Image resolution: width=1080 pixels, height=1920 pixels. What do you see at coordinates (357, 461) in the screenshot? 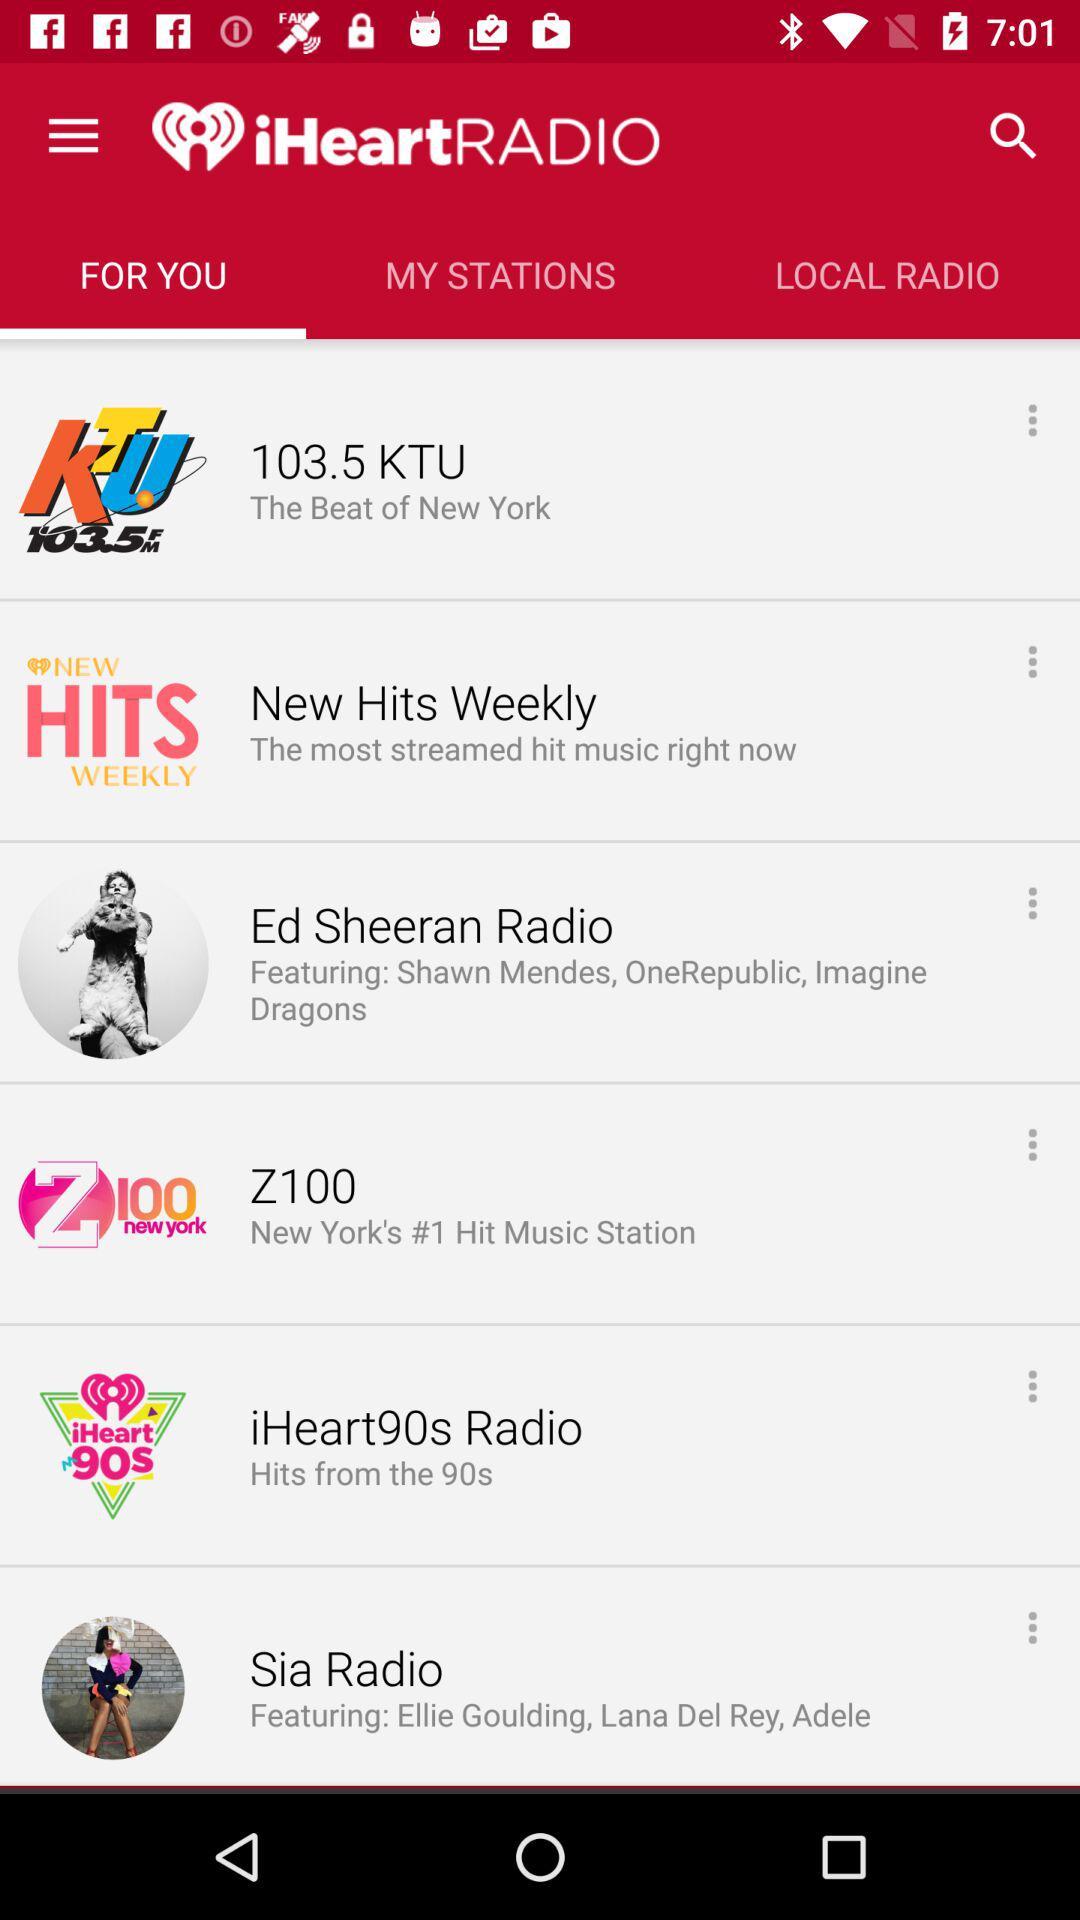
I see `the 103.5 ktu` at bounding box center [357, 461].